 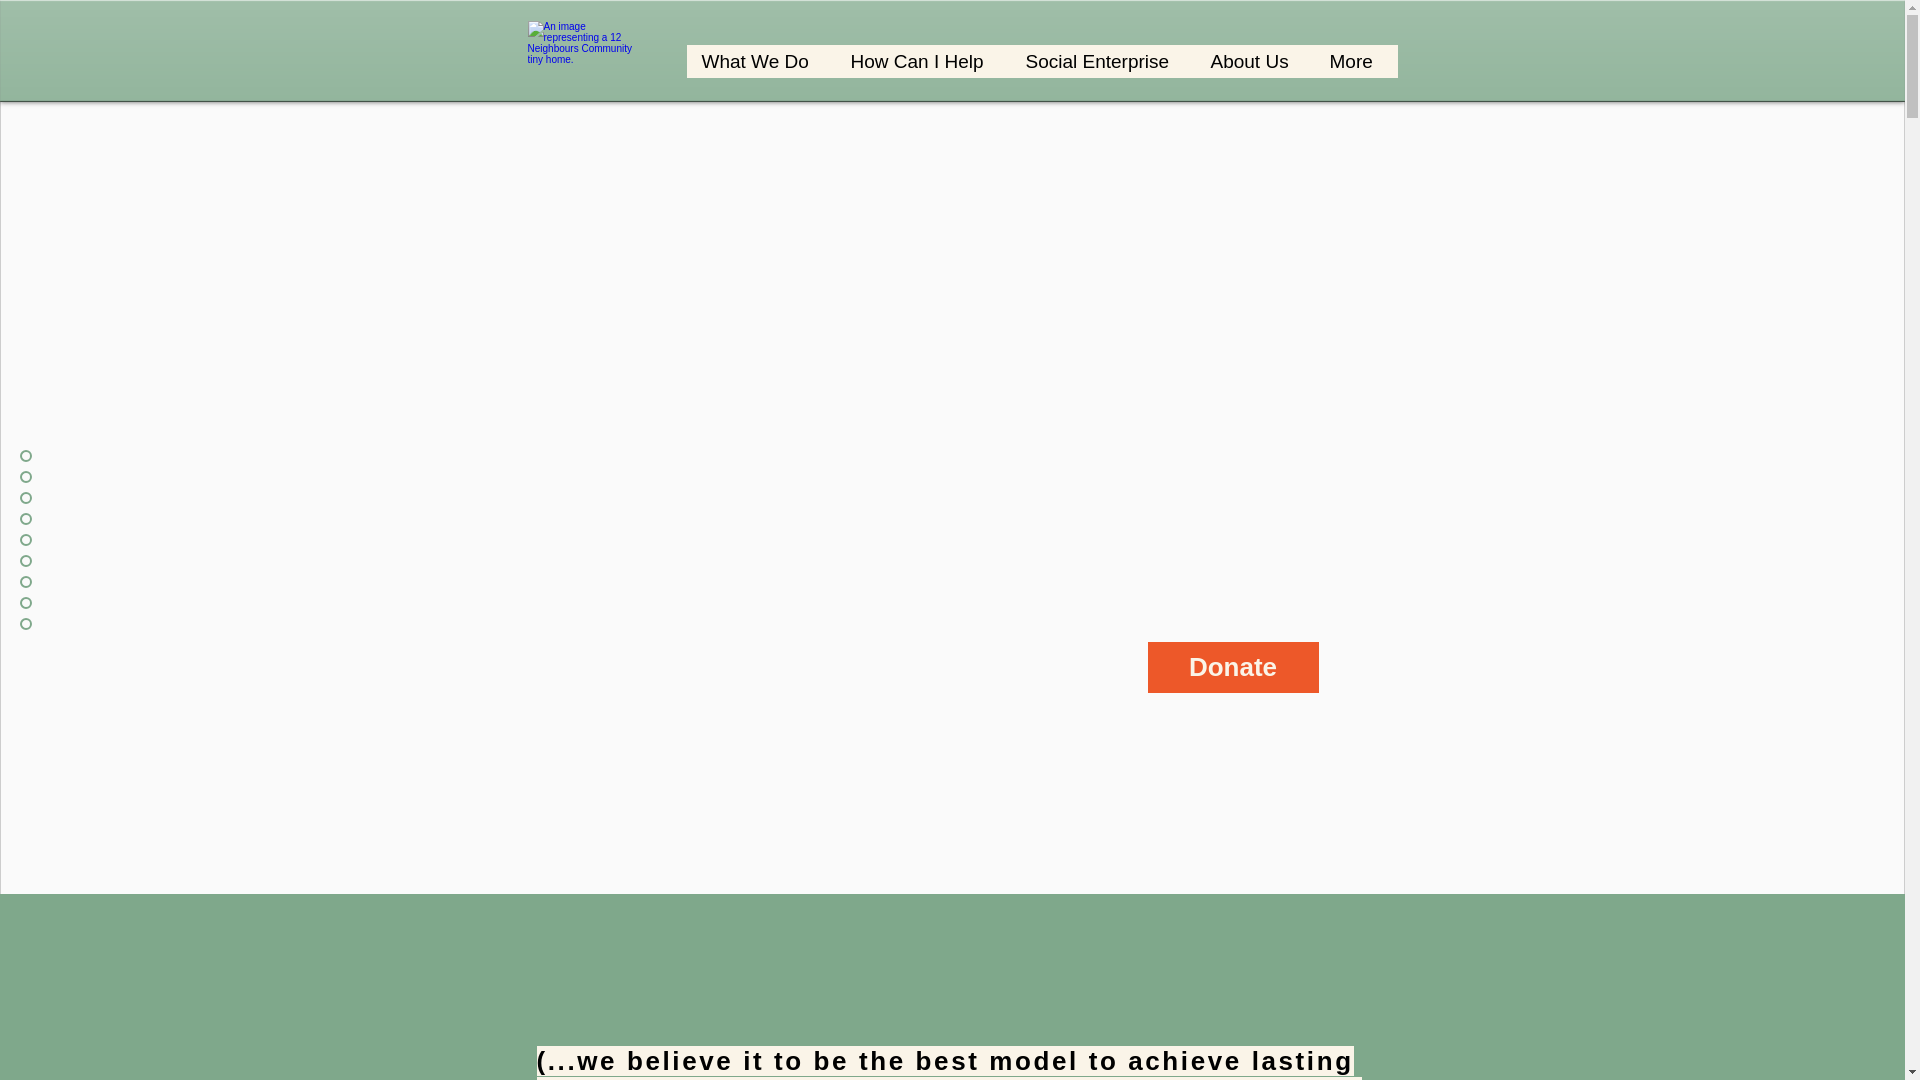 I want to click on 'How Can I Help', so click(x=920, y=60).